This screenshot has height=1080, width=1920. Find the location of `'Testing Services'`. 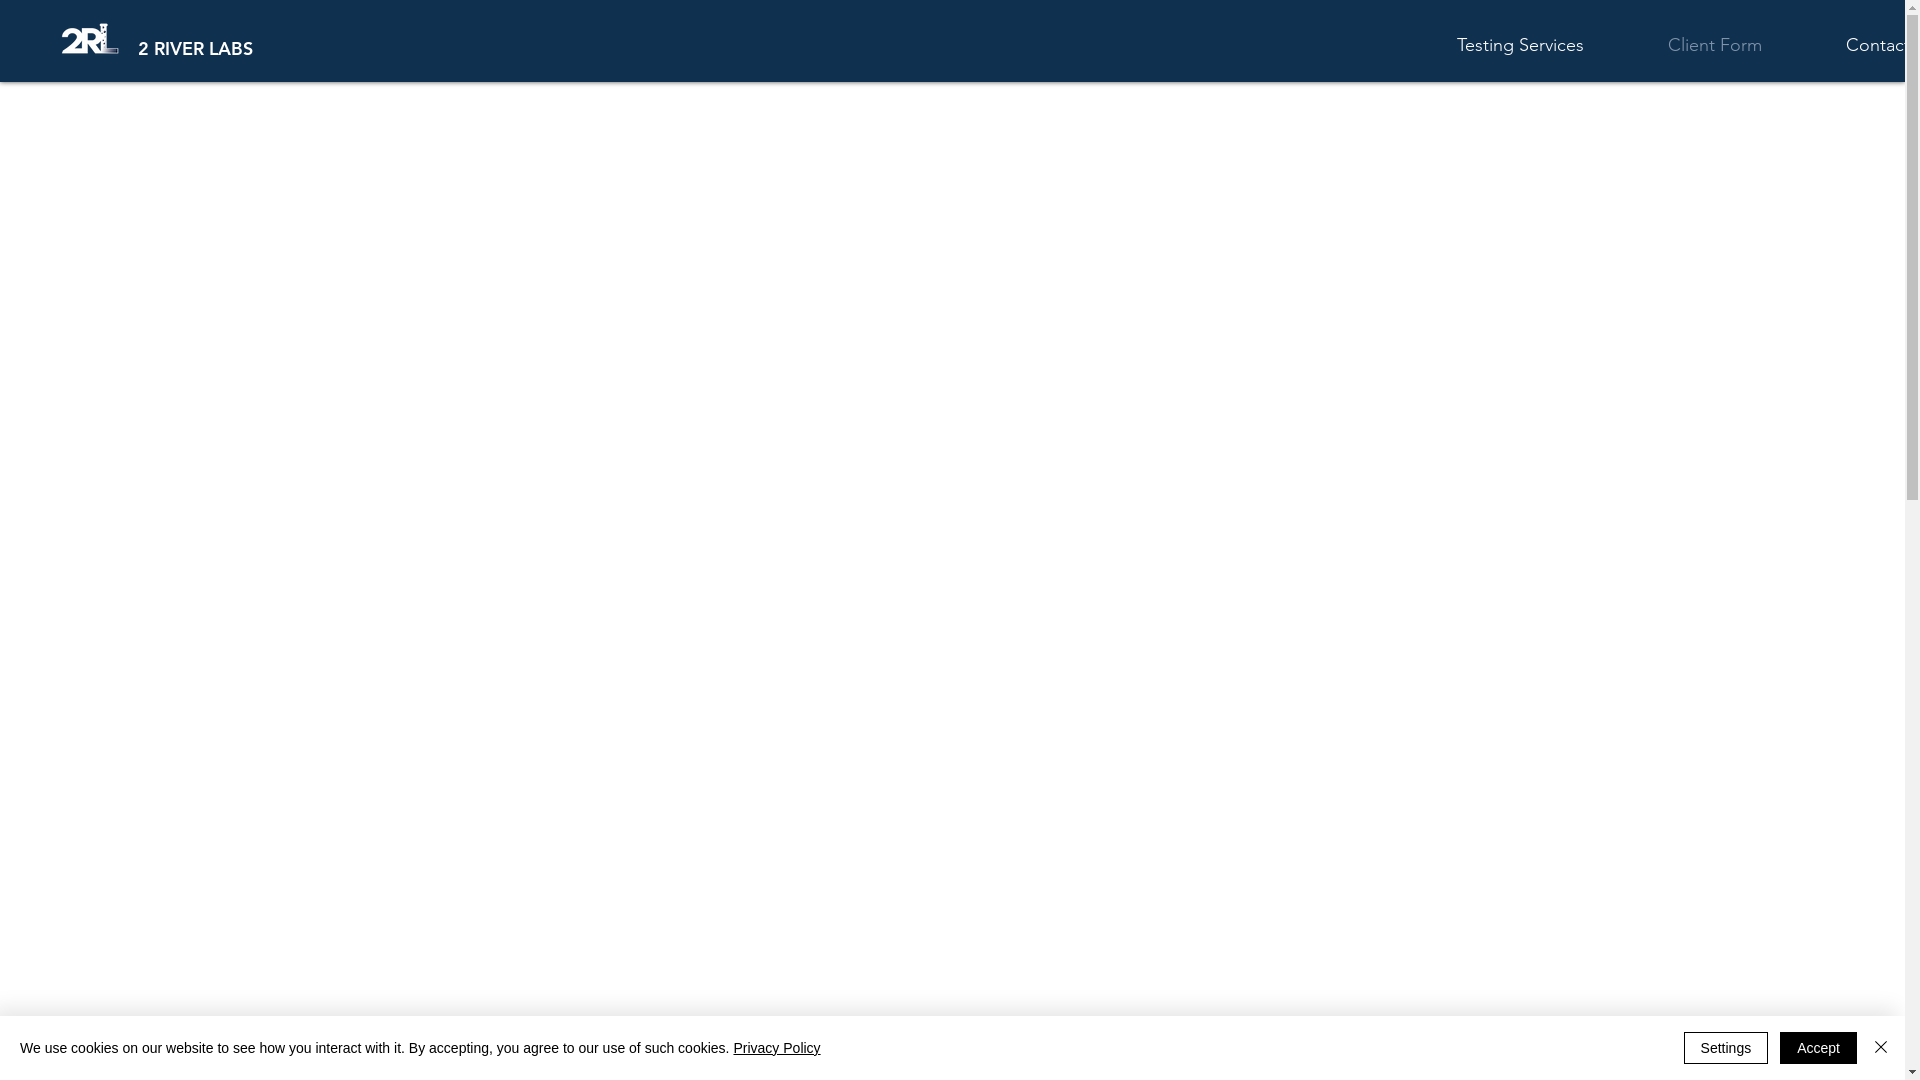

'Testing Services' is located at coordinates (1546, 45).